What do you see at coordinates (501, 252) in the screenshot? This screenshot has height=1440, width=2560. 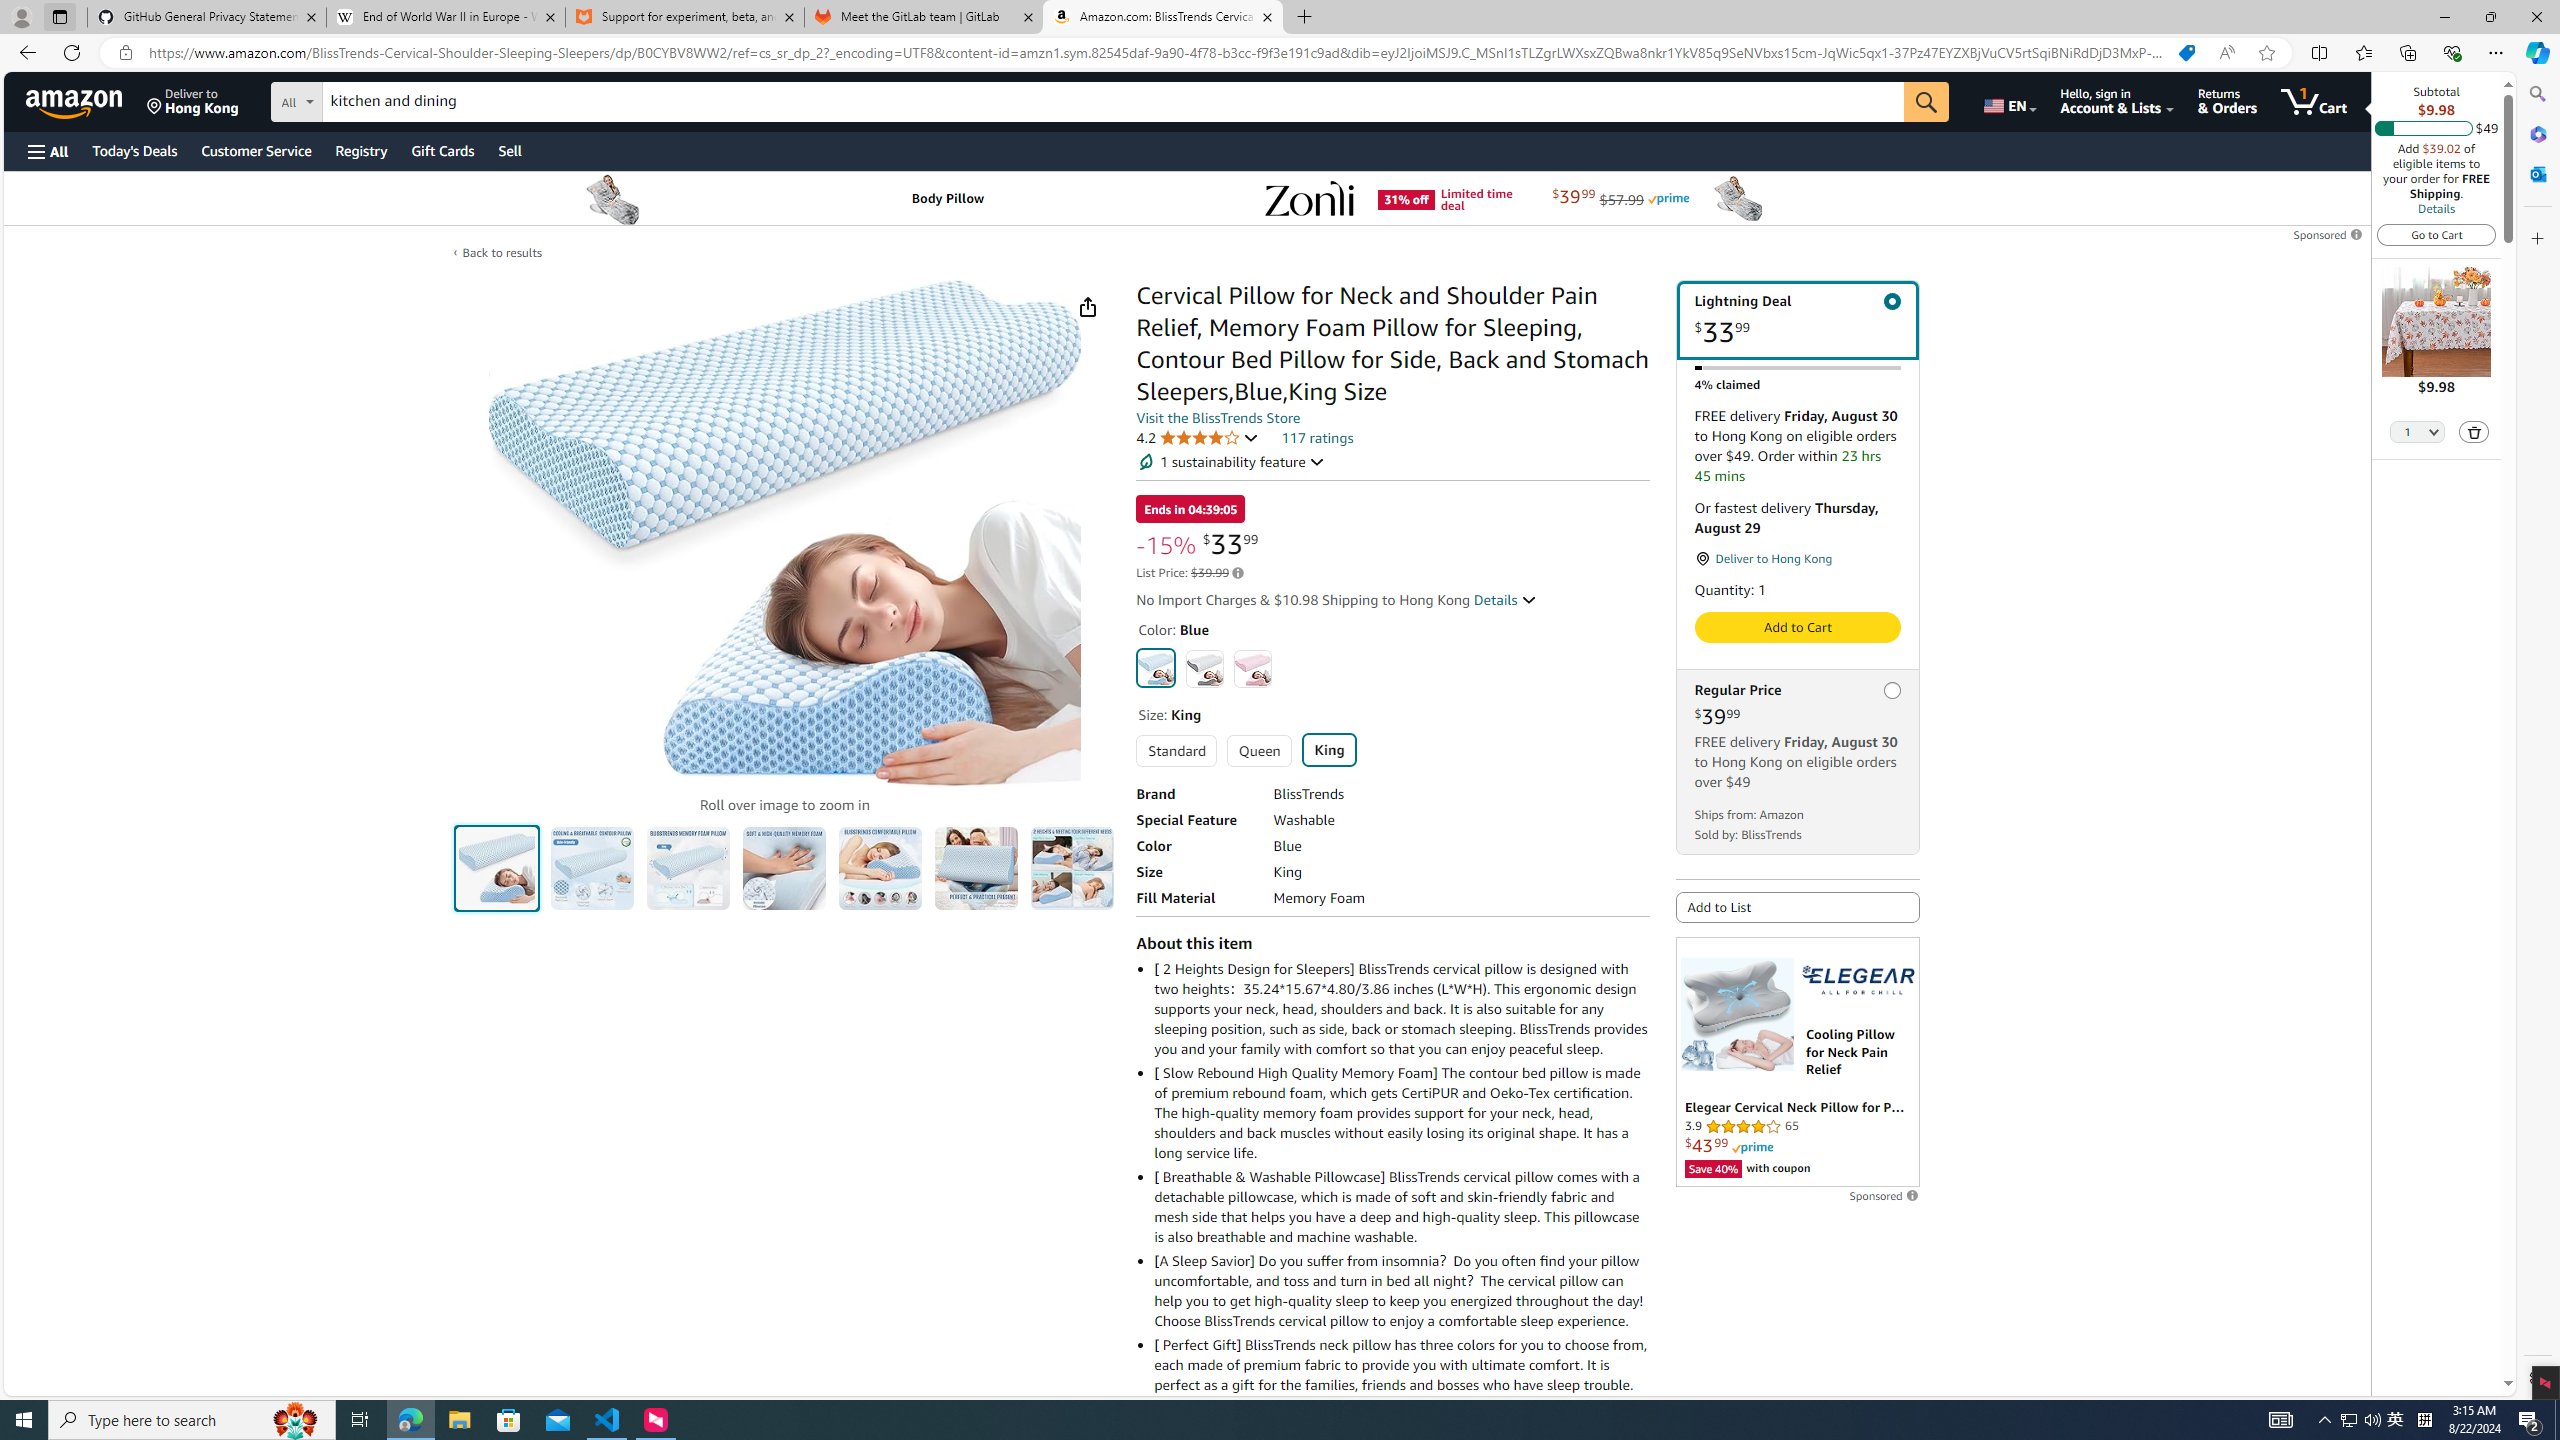 I see `'Back to results'` at bounding box center [501, 252].